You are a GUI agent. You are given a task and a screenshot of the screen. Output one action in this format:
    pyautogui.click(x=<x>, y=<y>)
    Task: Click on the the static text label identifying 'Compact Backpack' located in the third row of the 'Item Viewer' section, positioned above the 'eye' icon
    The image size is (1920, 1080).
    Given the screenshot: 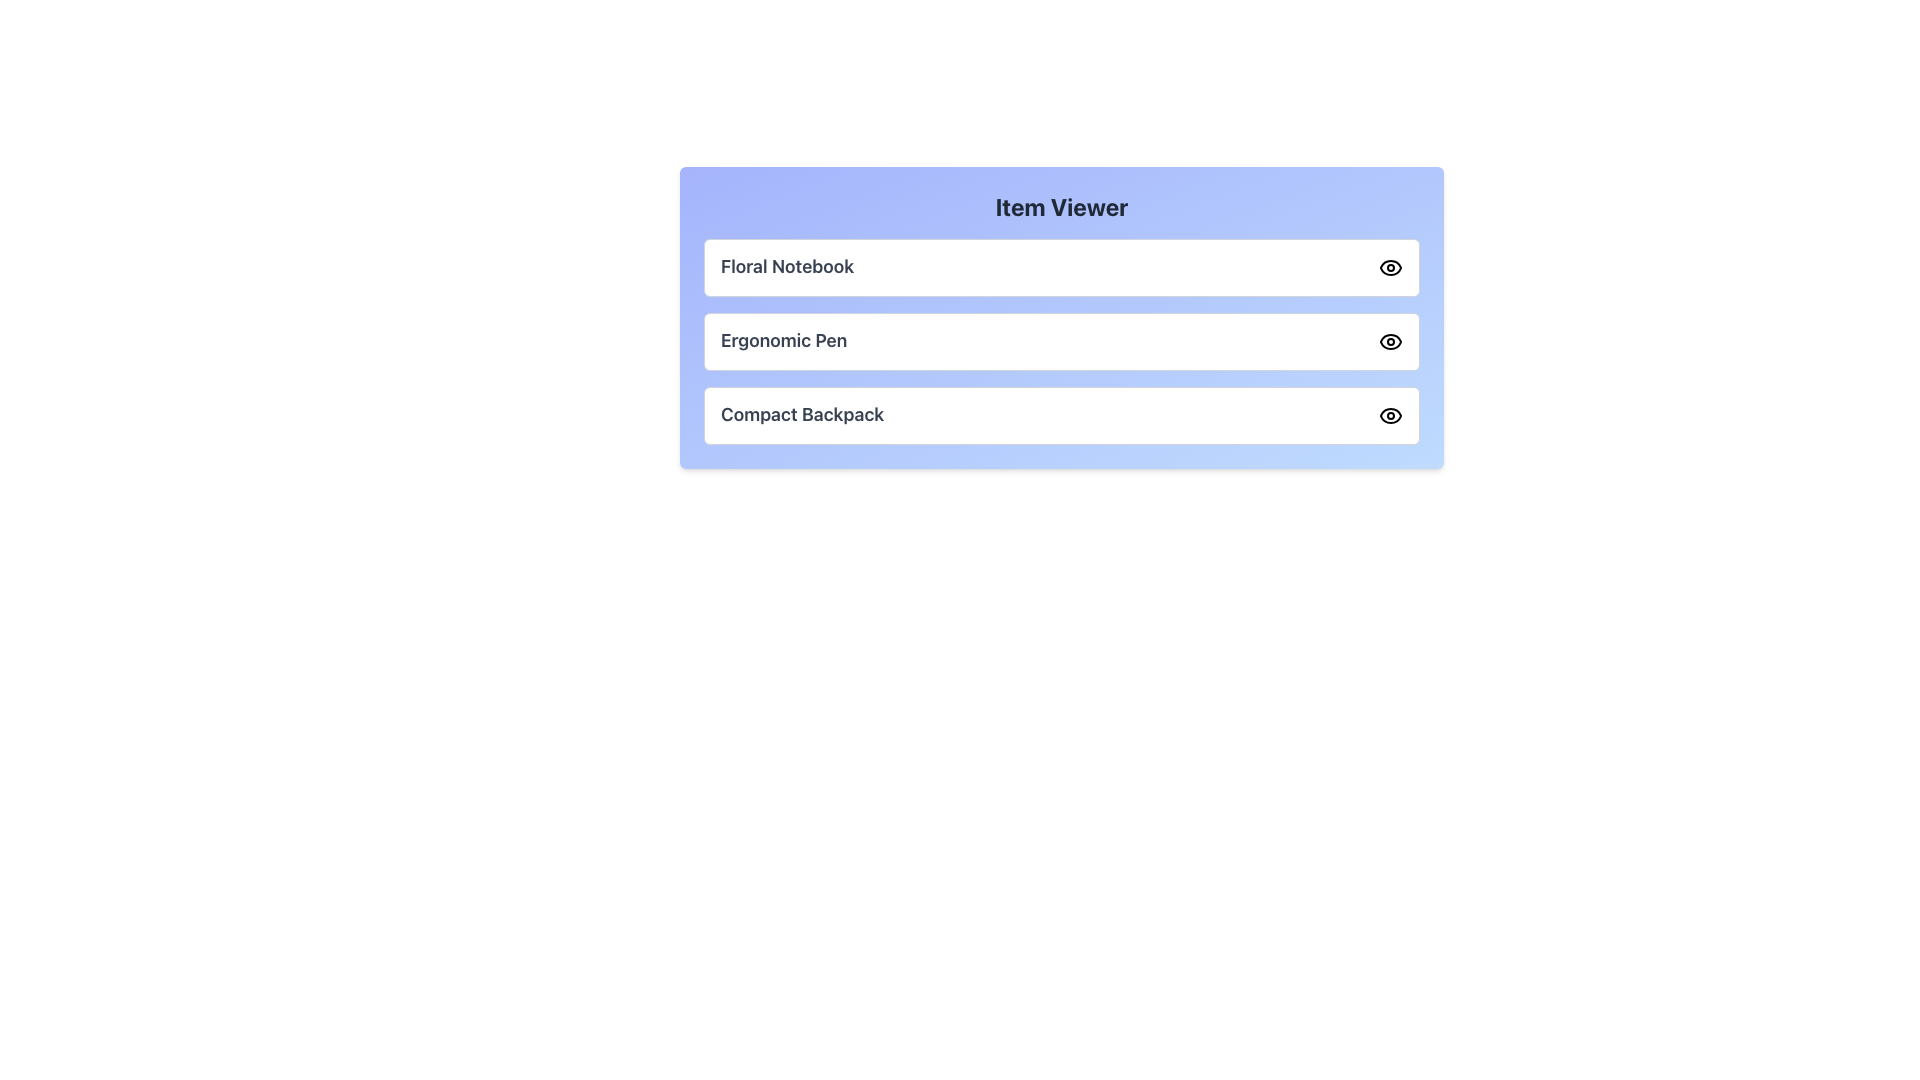 What is the action you would take?
    pyautogui.click(x=802, y=415)
    